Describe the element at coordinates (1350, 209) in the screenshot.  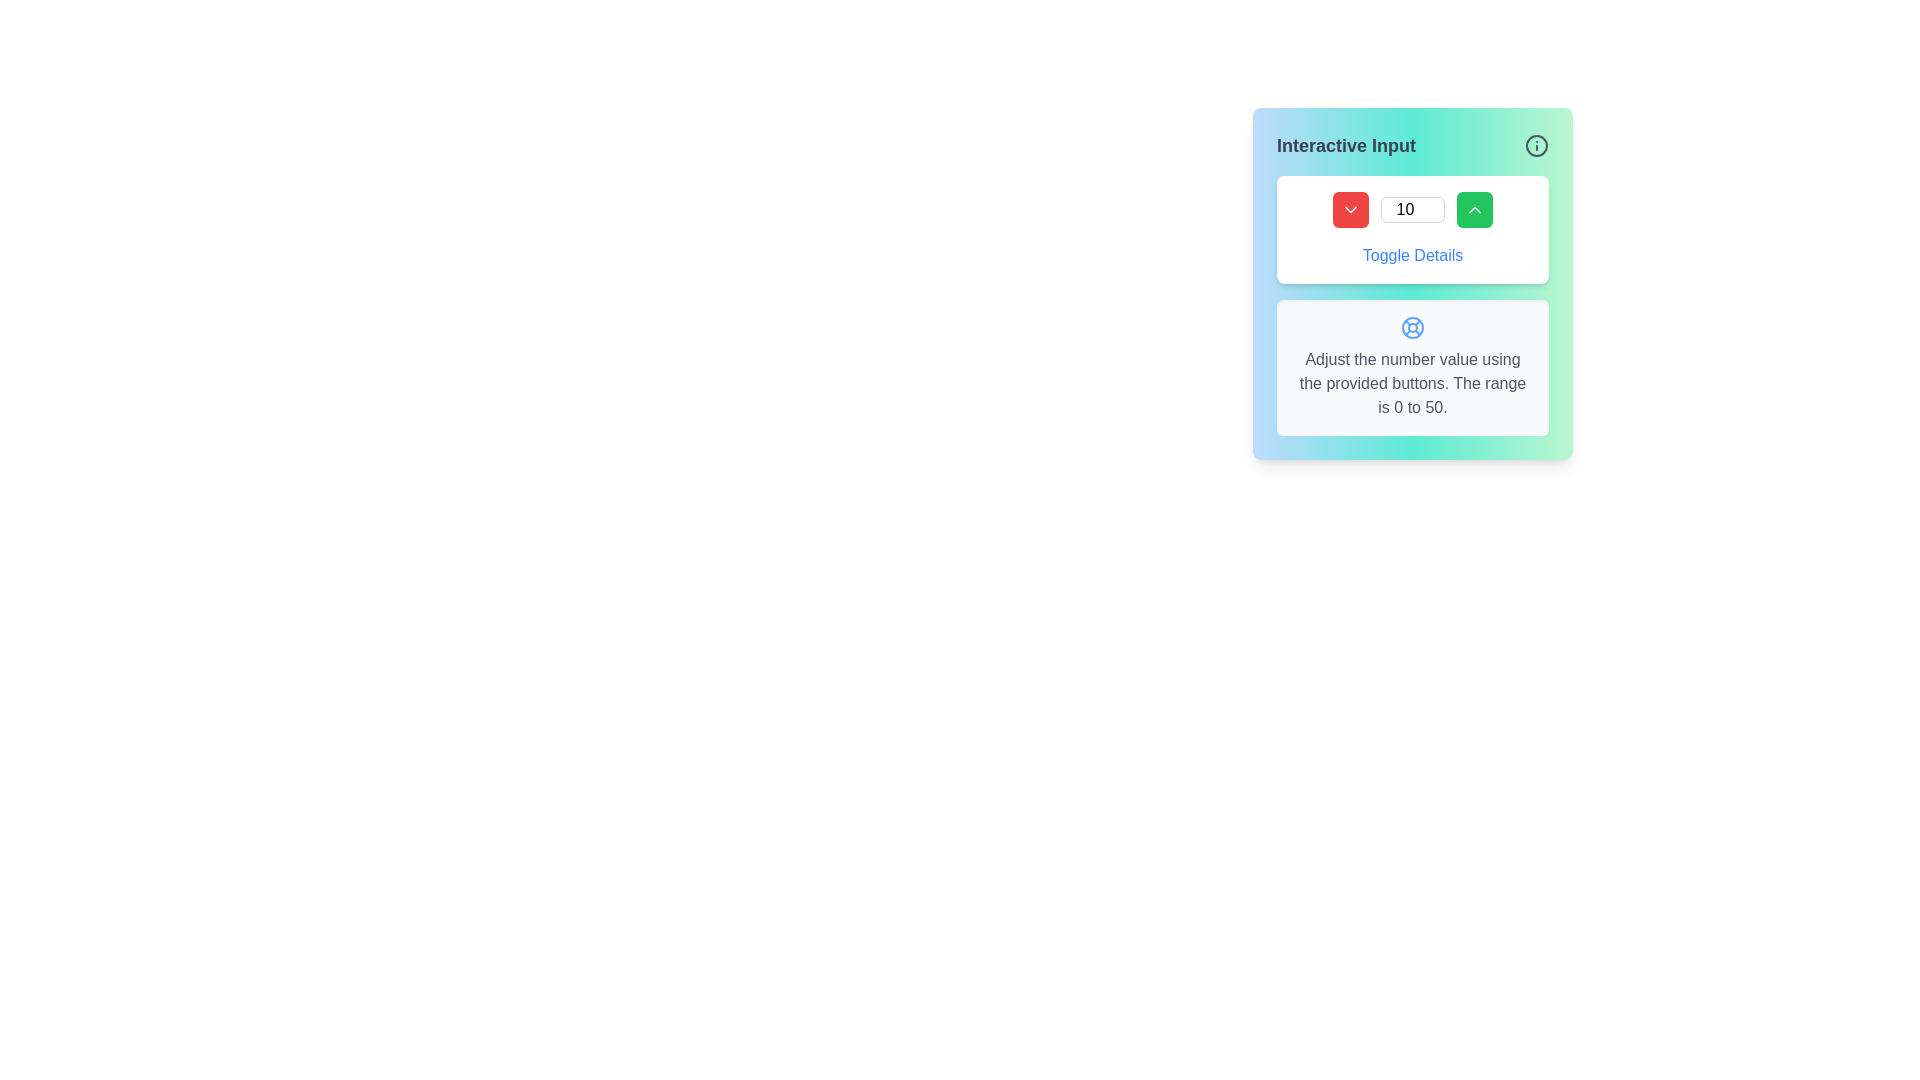
I see `the chevron icon located within the red button at the leftmost position of the horizontal row near the top of the 'Interactive Input' card` at that location.